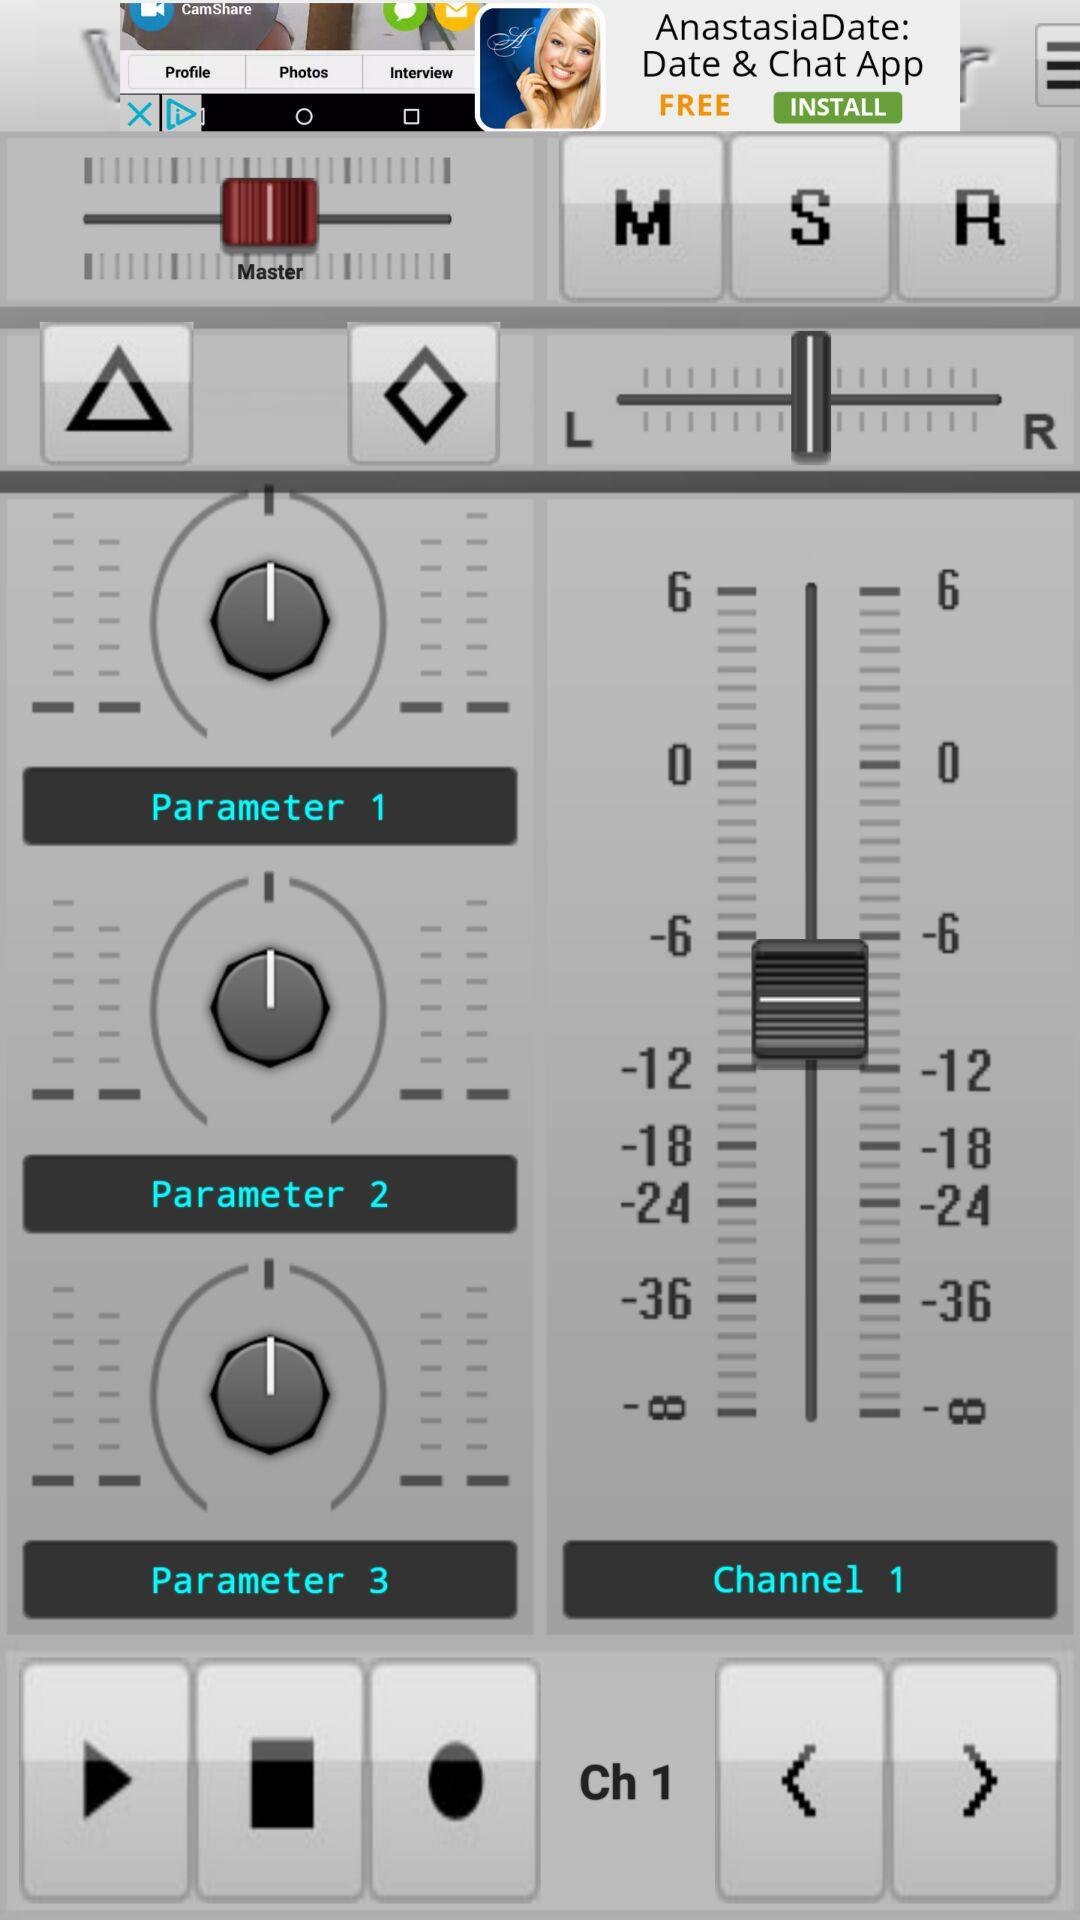 The height and width of the screenshot is (1920, 1080). Describe the element at coordinates (540, 65) in the screenshot. I see `advertisement` at that location.